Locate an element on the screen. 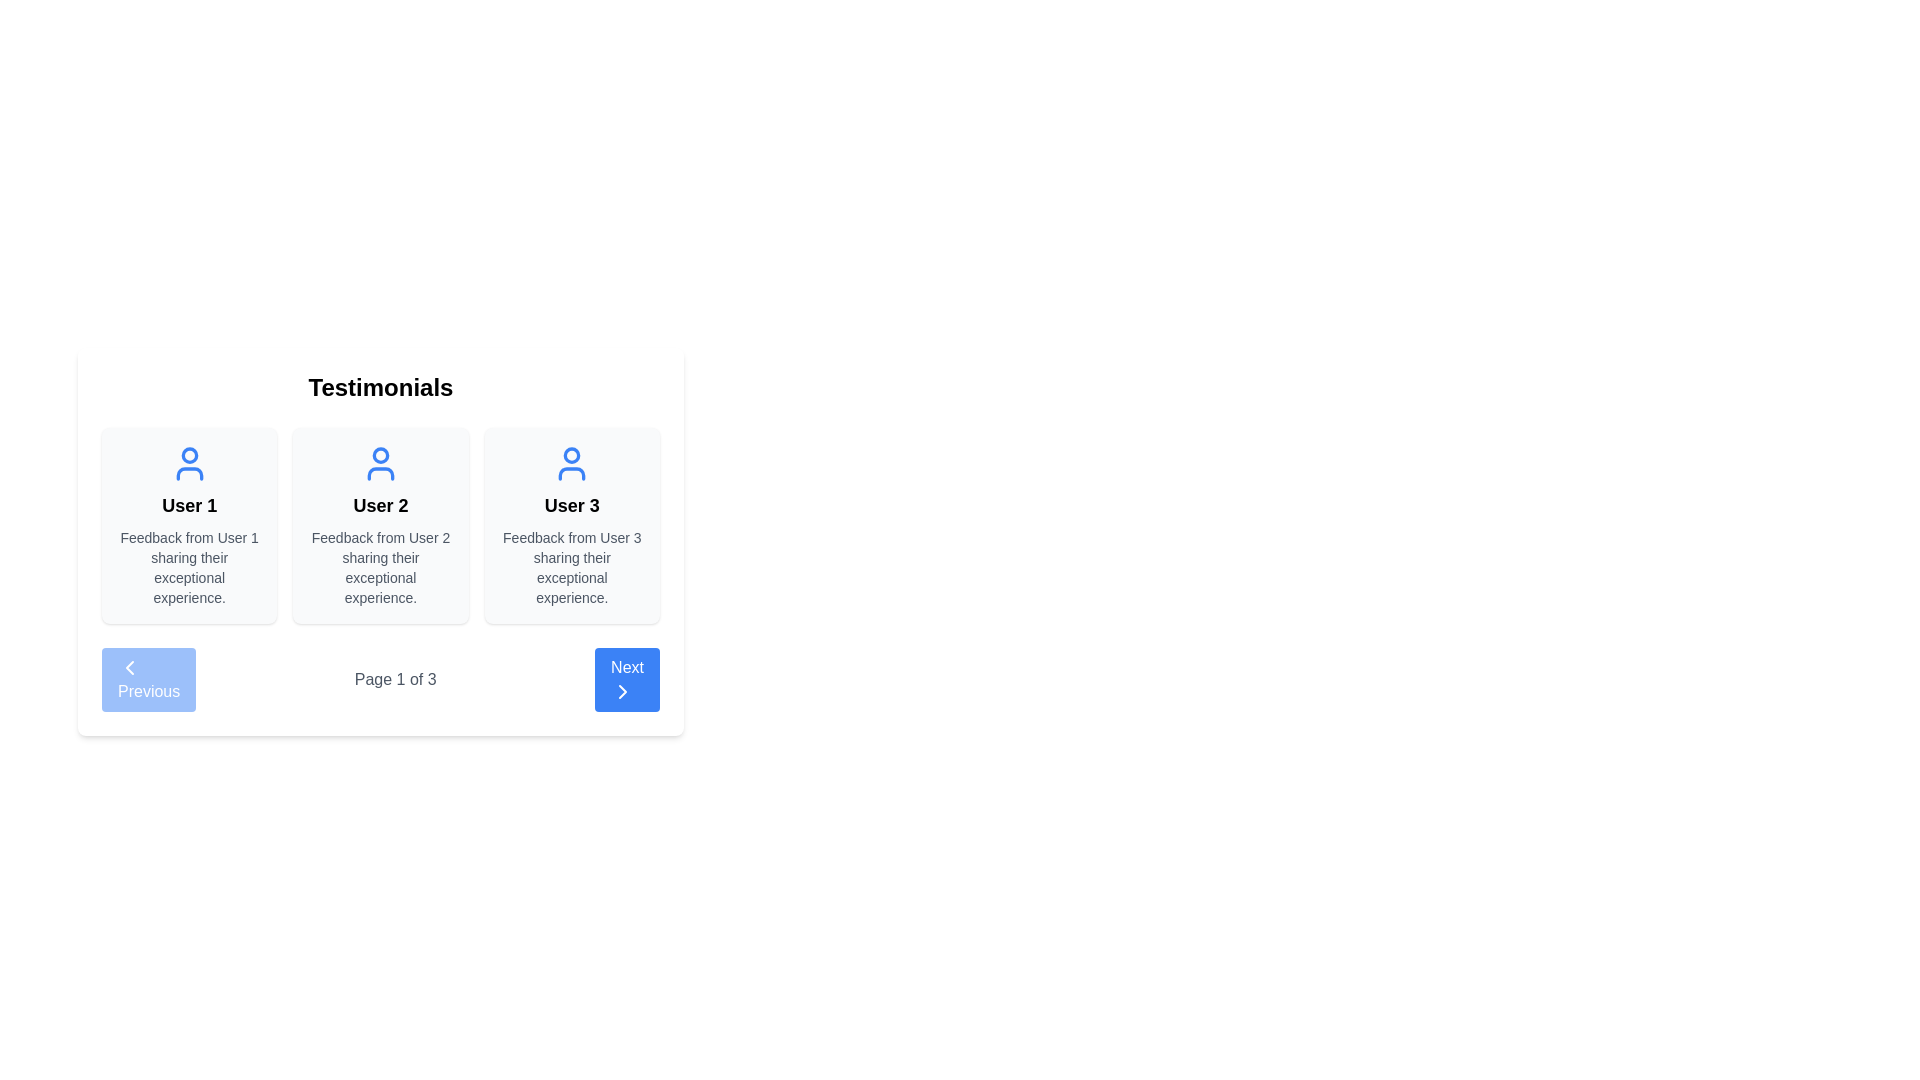 This screenshot has height=1080, width=1920. the Text Display element that shows feedback from a user, styled with muted gray color and located below 'User 2' in the second feedback card is located at coordinates (380, 567).